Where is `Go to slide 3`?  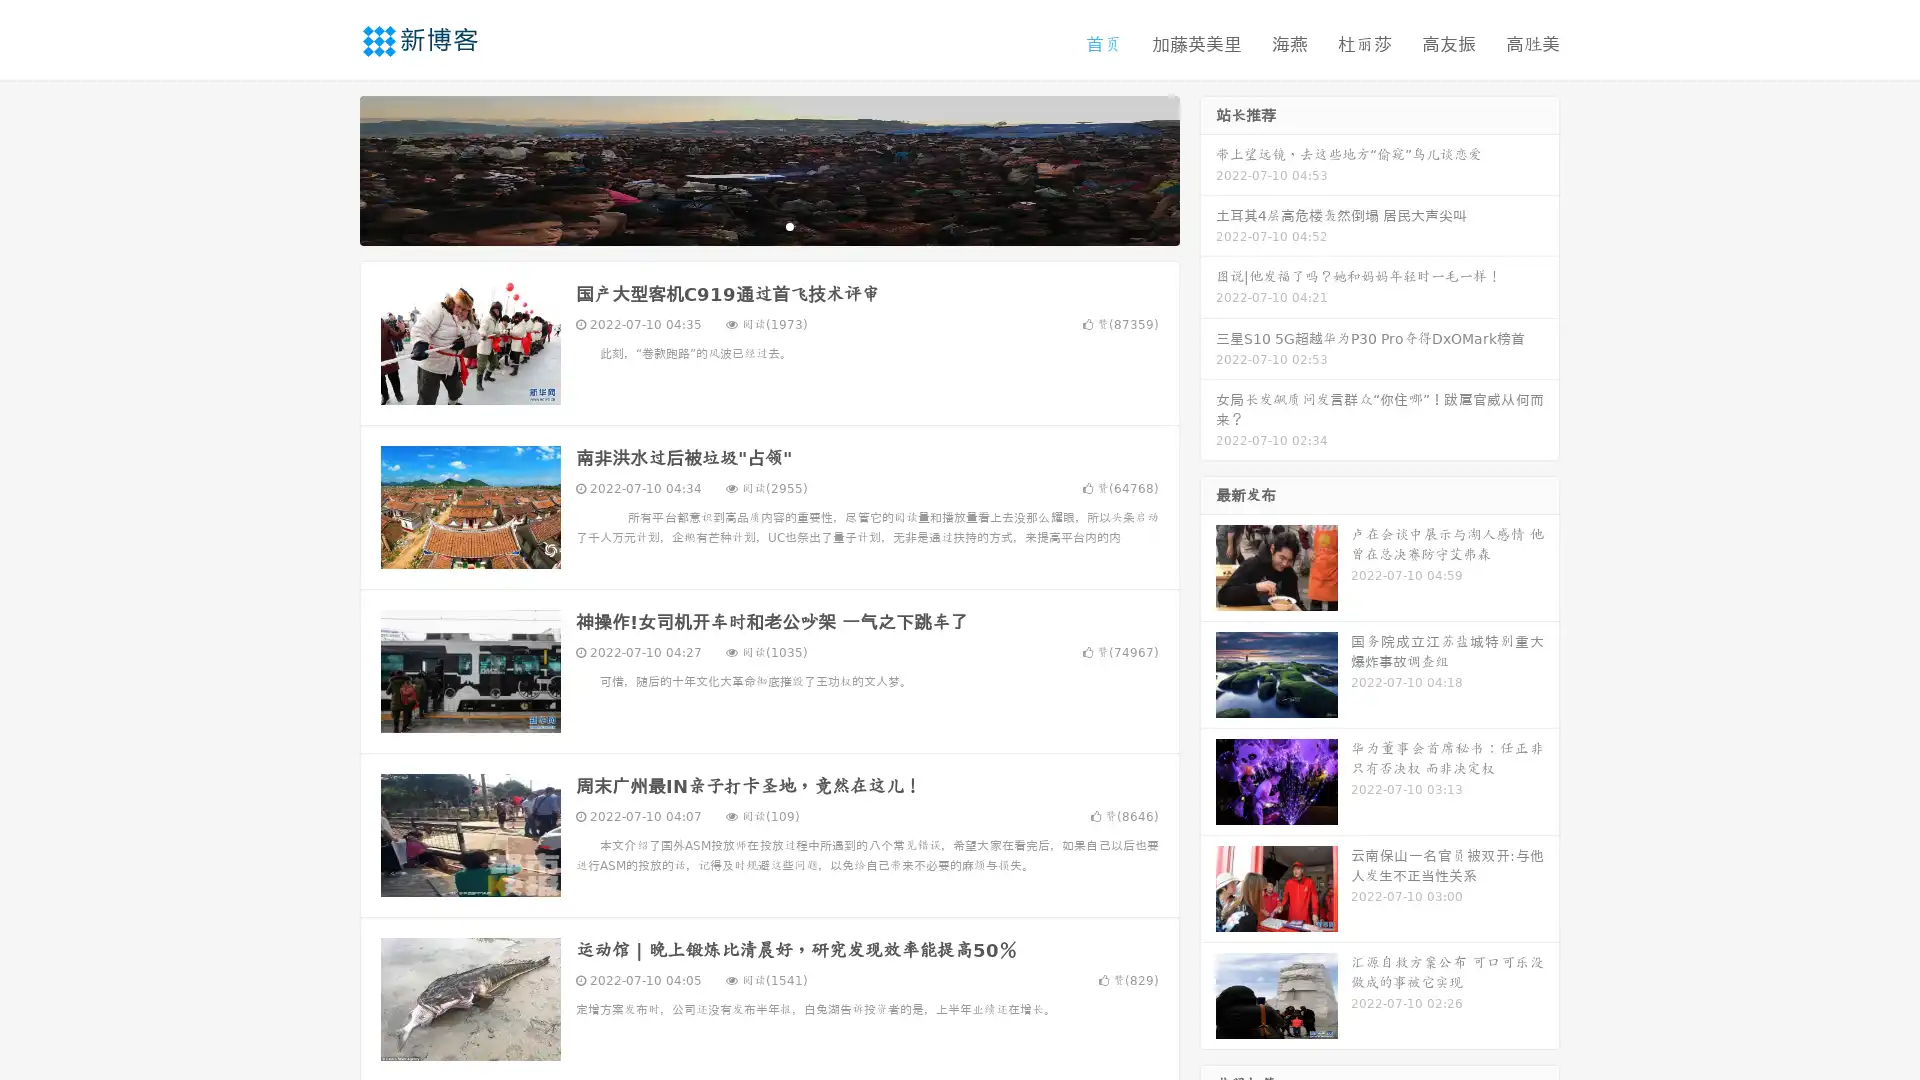 Go to slide 3 is located at coordinates (789, 225).